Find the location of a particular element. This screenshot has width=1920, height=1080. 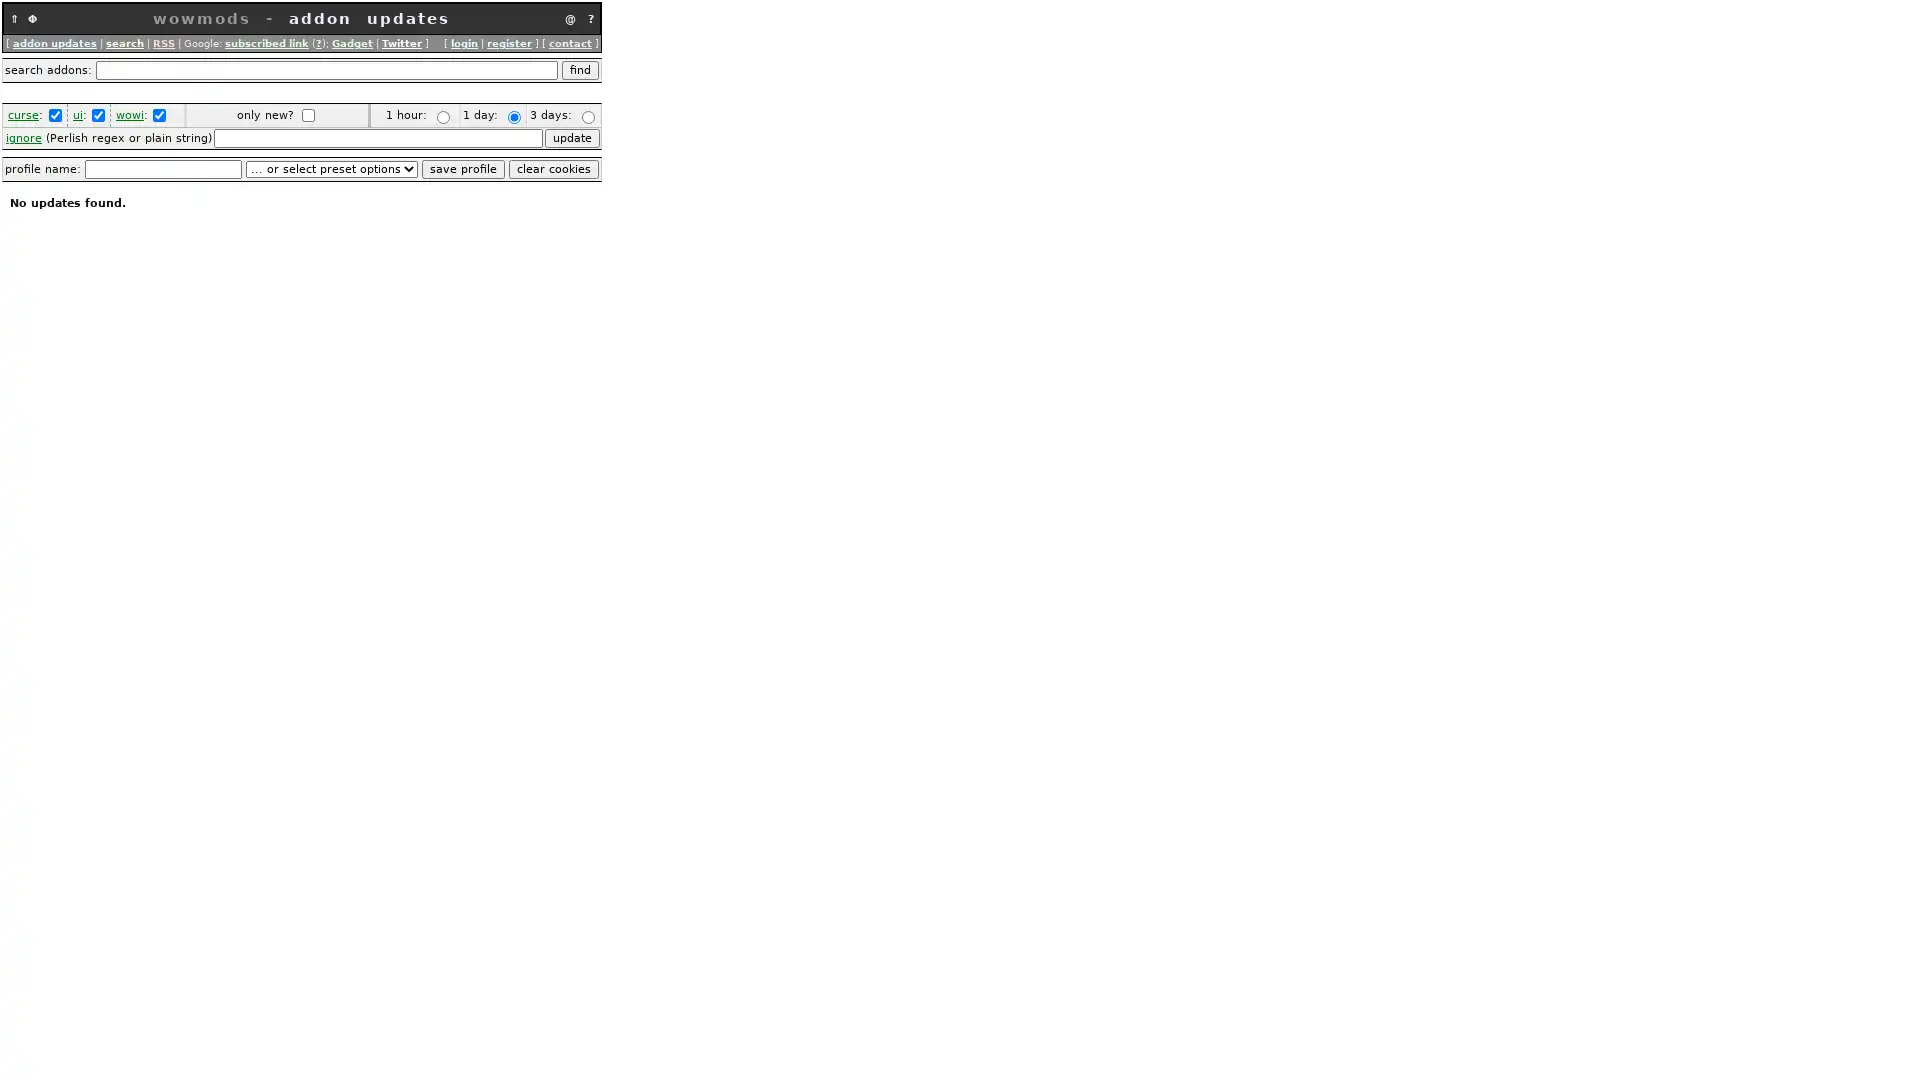

update is located at coordinates (571, 137).